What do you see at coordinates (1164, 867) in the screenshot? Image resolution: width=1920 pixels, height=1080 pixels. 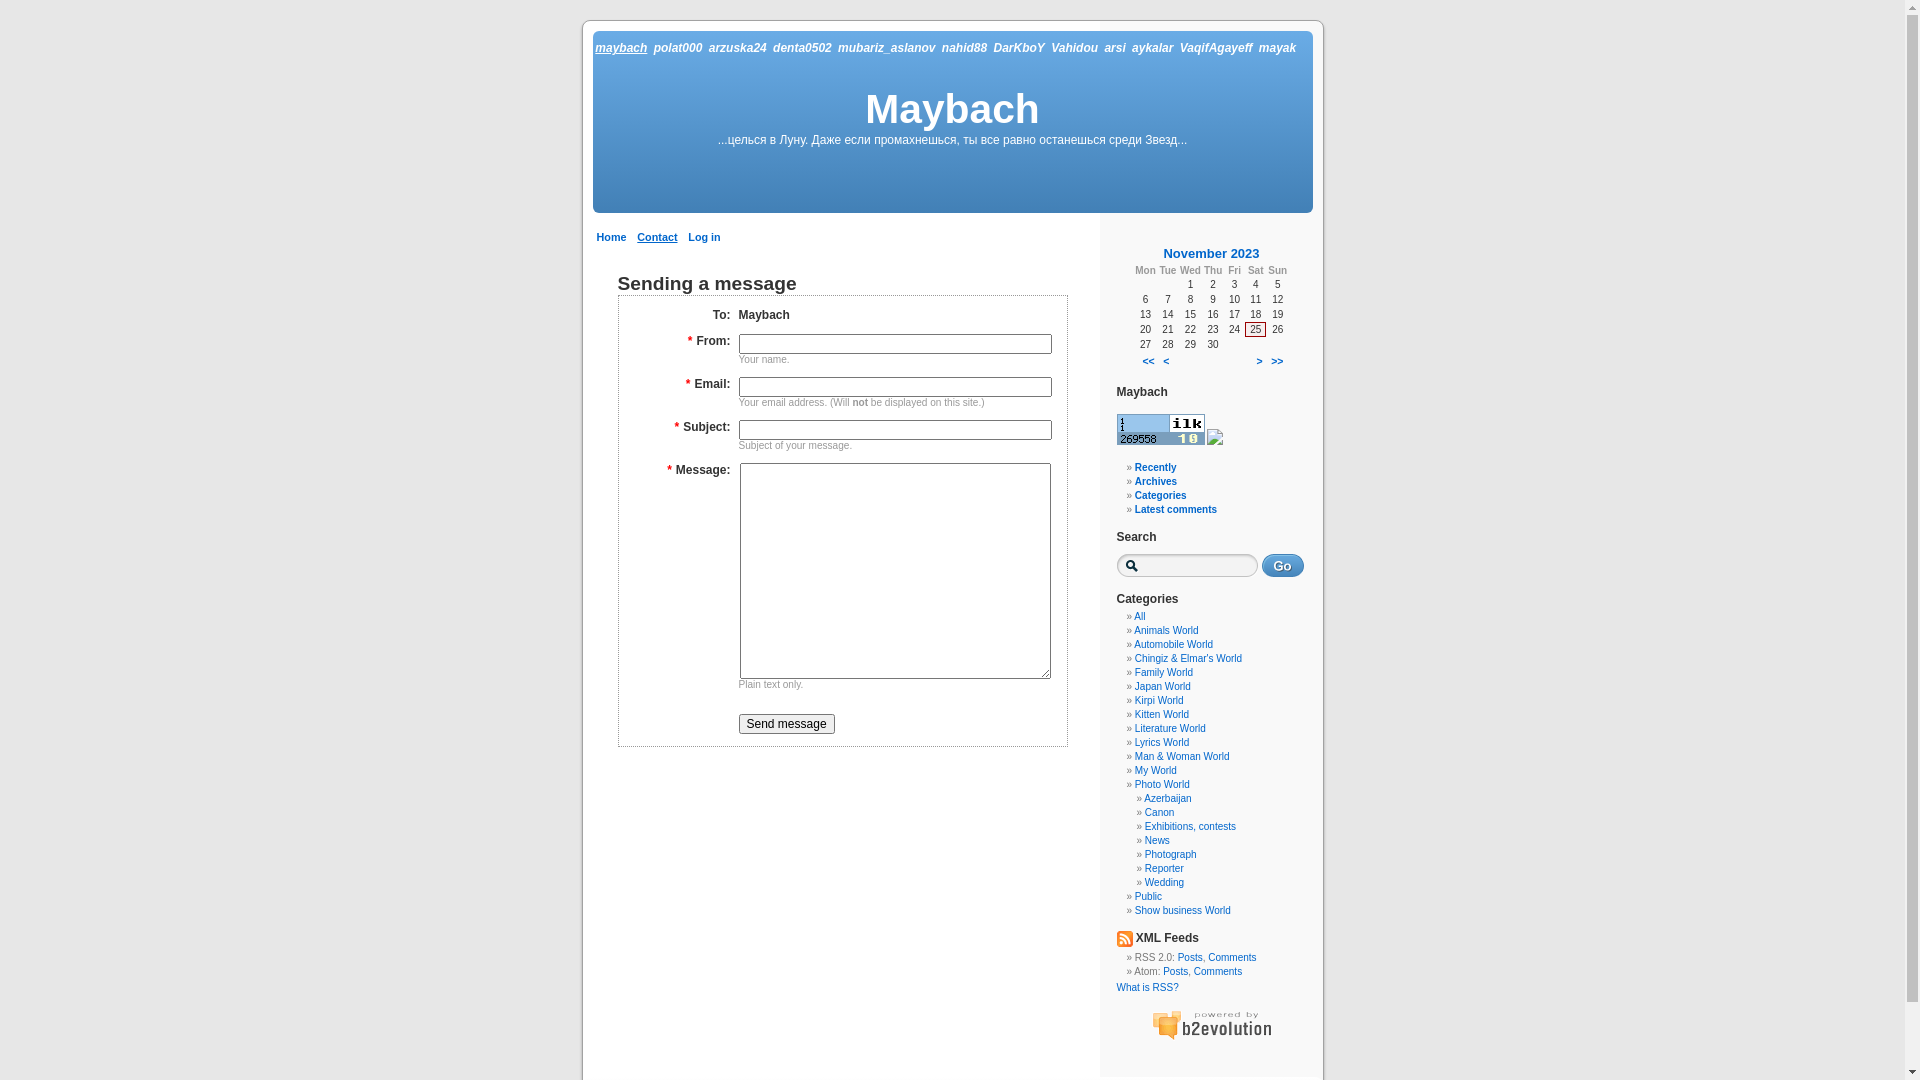 I see `'Reporter'` at bounding box center [1164, 867].